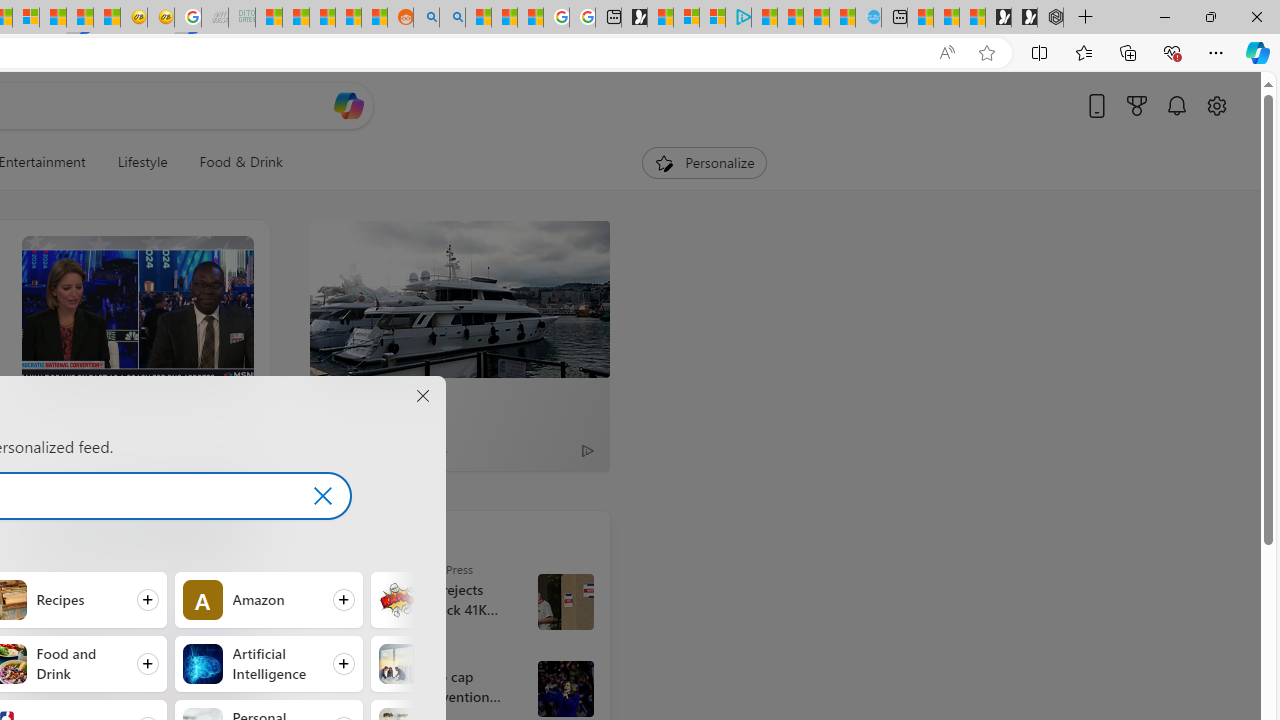  What do you see at coordinates (141, 162) in the screenshot?
I see `'Lifestyle'` at bounding box center [141, 162].